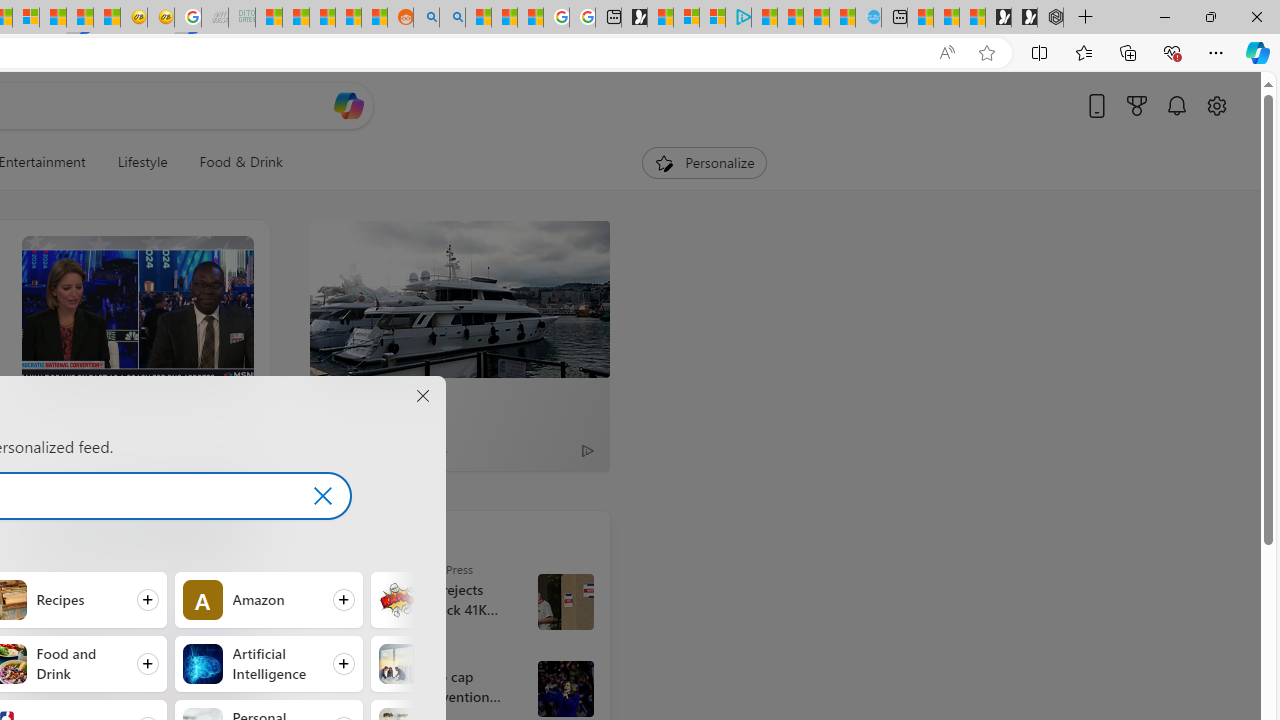  What do you see at coordinates (141, 162) in the screenshot?
I see `'Lifestyle'` at bounding box center [141, 162].